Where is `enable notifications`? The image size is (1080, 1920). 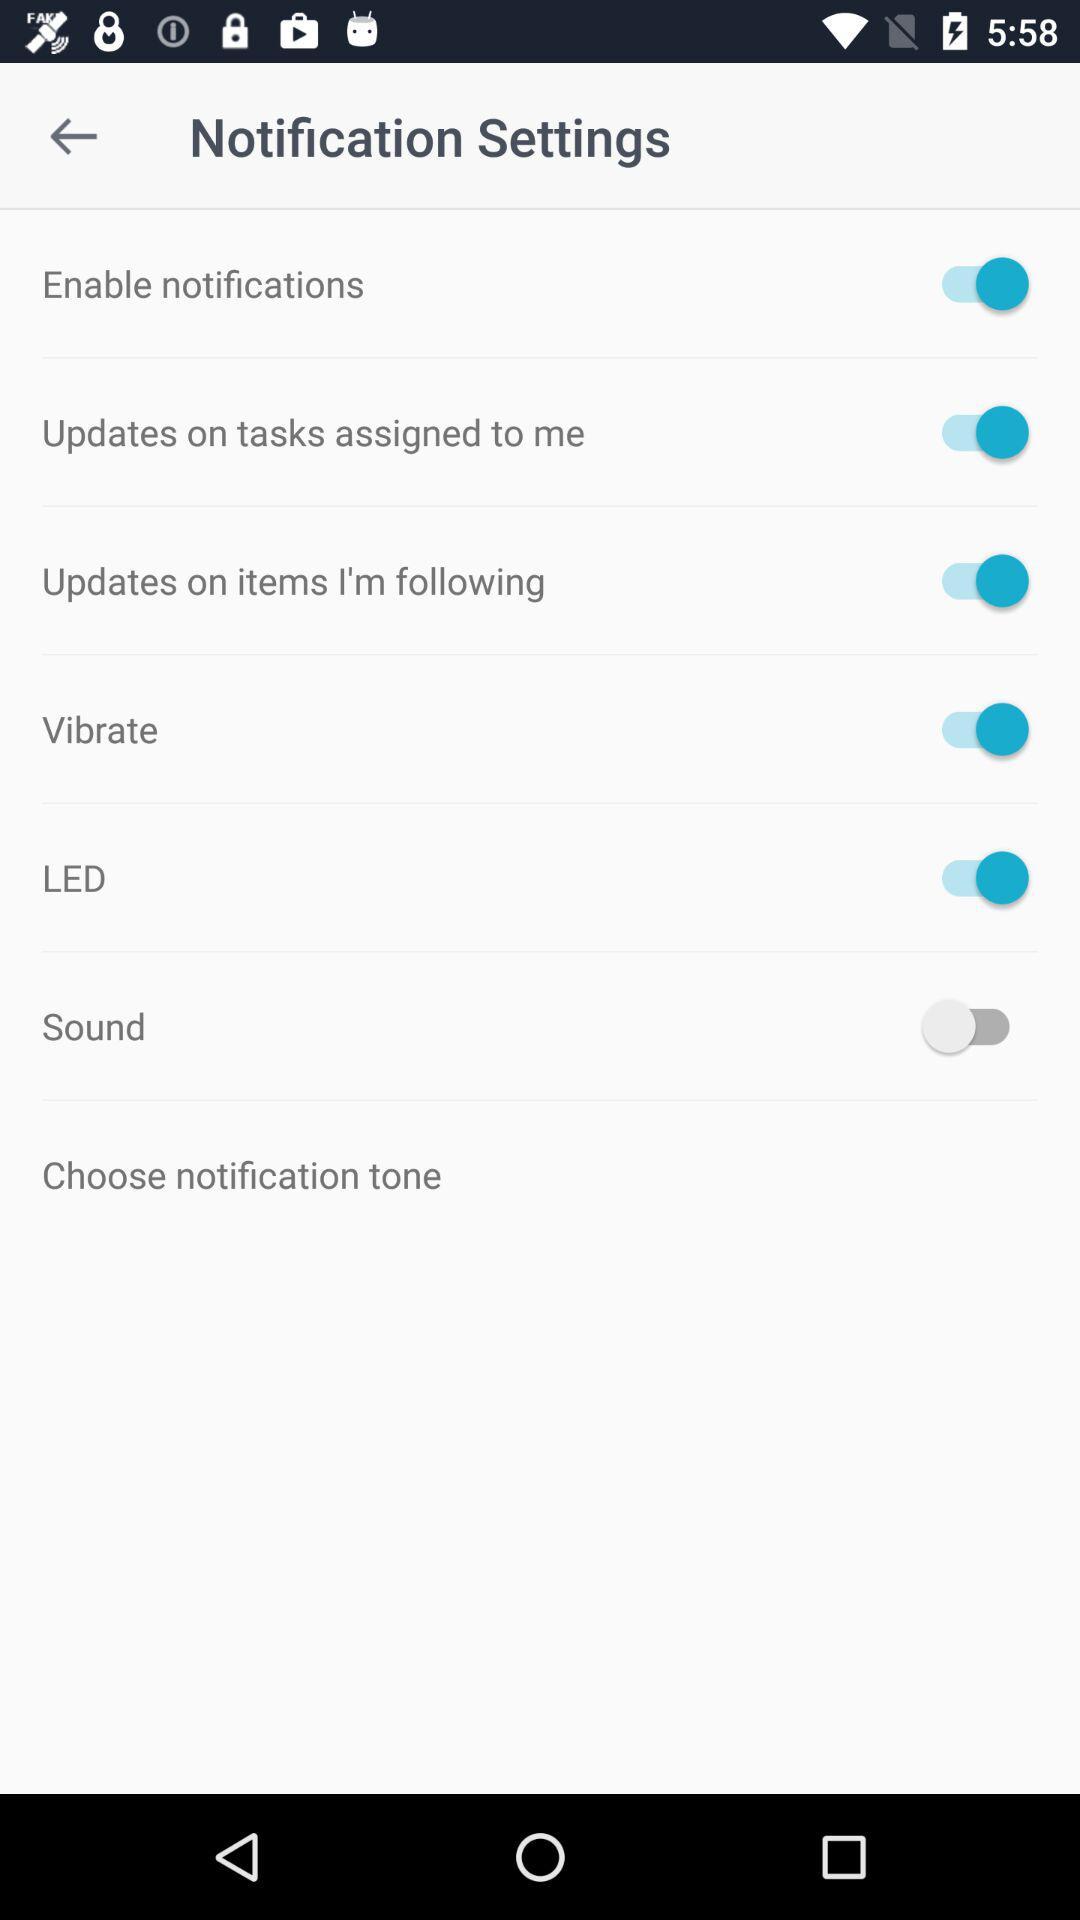
enable notifications is located at coordinates (974, 282).